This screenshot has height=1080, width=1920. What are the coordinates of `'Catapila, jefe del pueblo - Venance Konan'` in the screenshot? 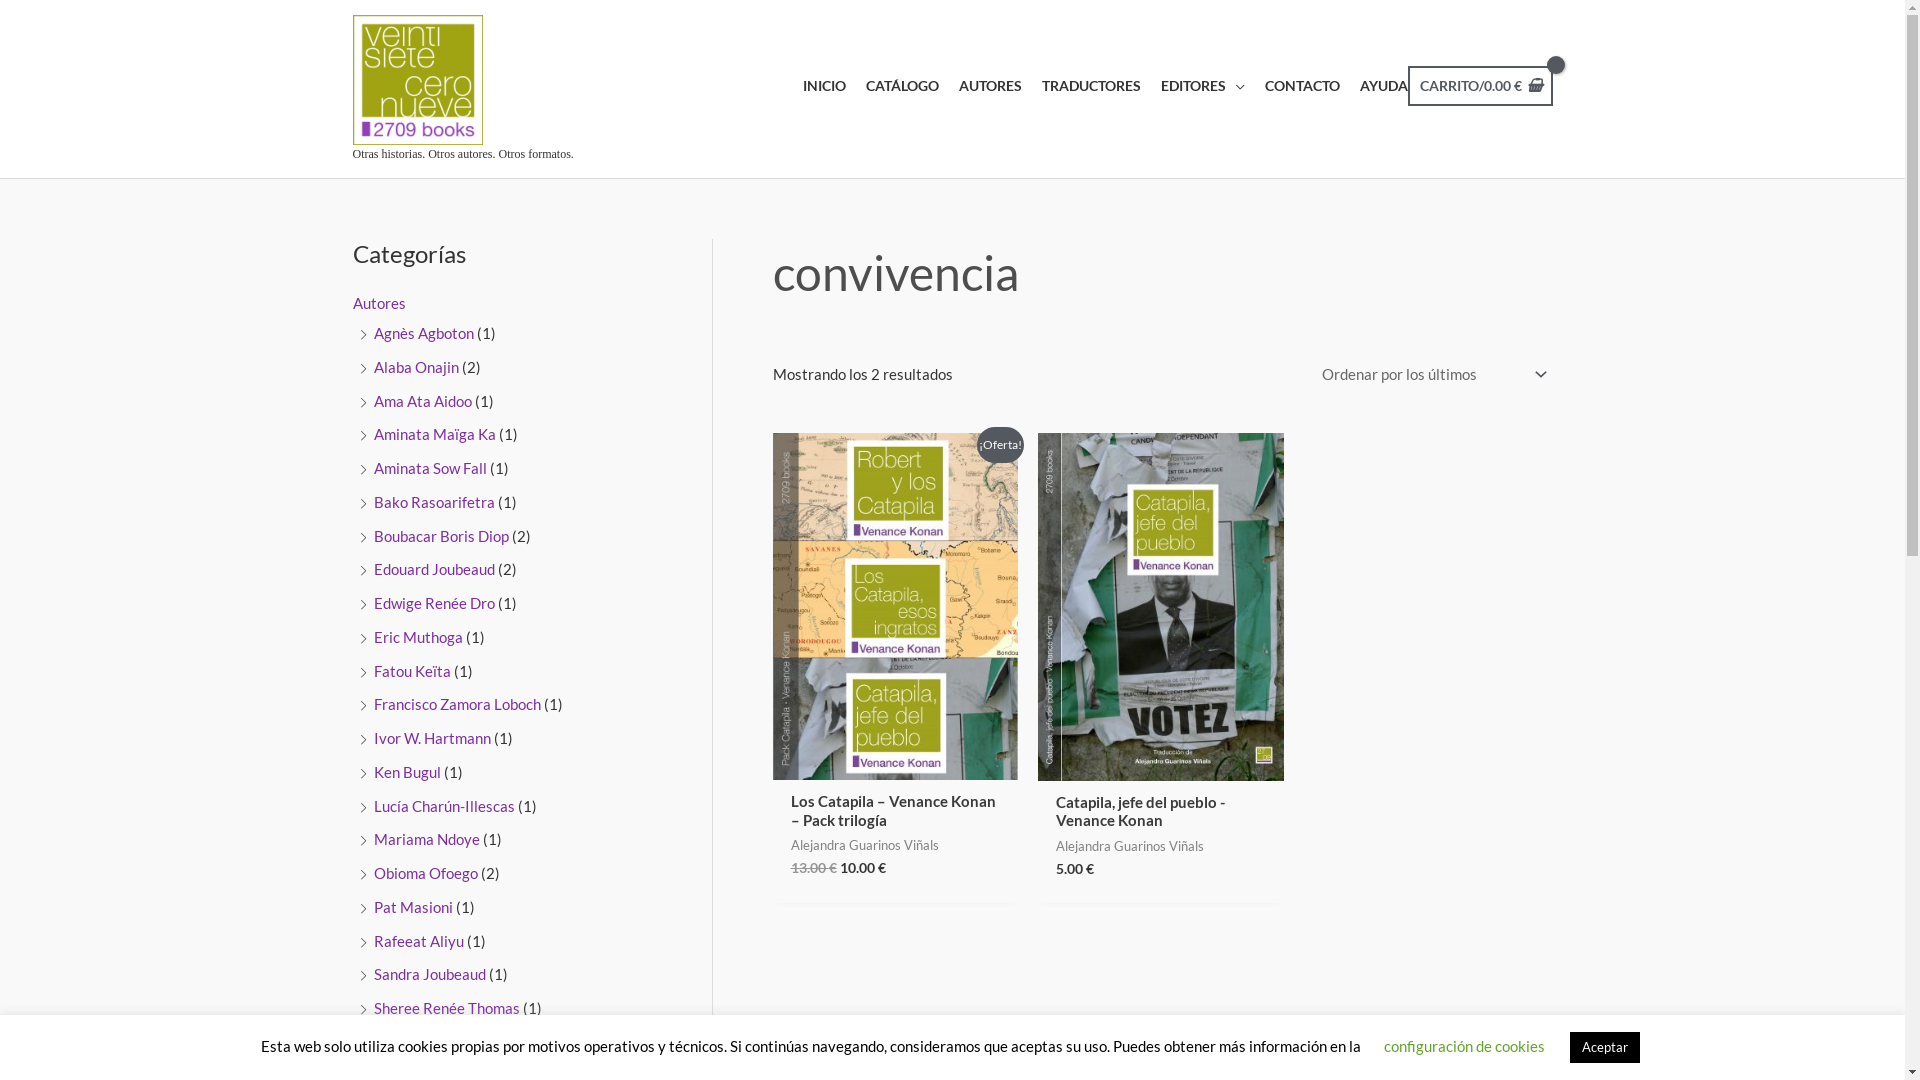 It's located at (1161, 815).